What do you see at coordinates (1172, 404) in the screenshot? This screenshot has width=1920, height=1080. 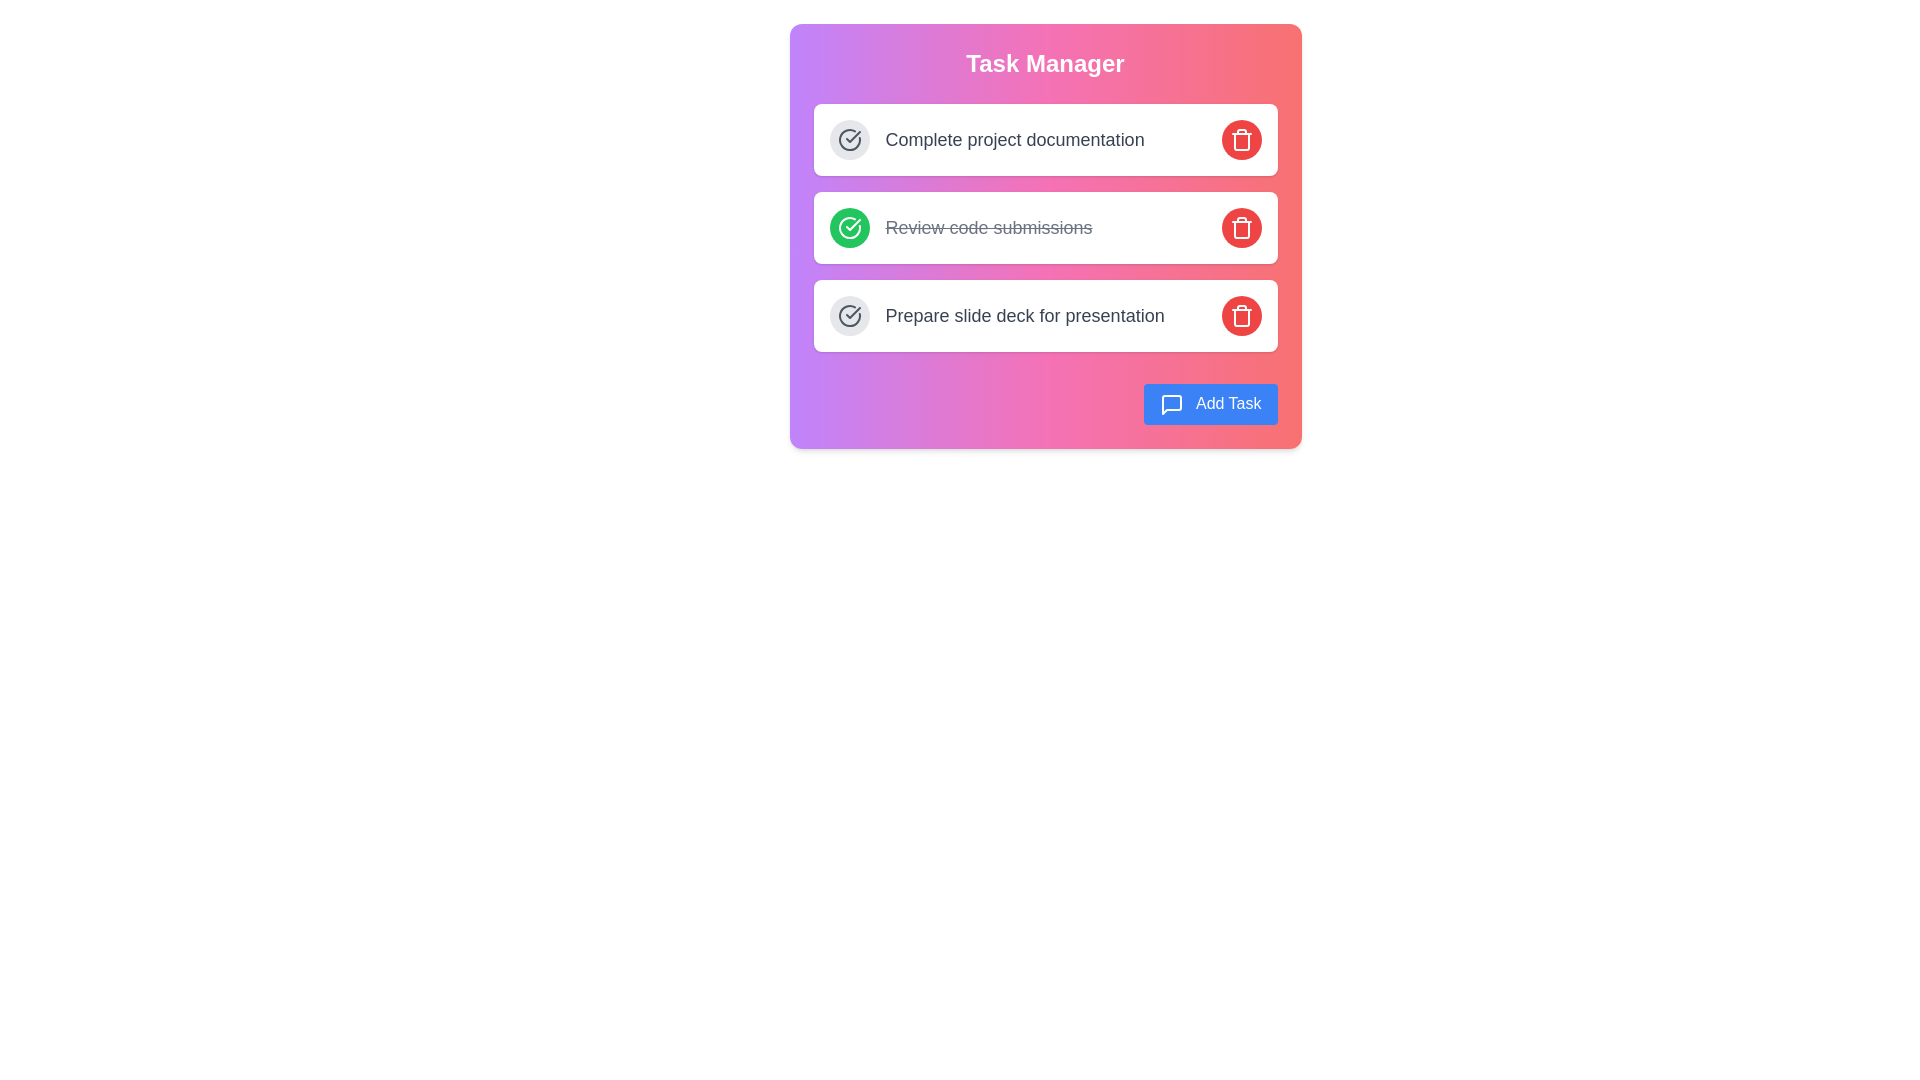 I see `the messaging icon located within the 'Add Task' button in the lower-right corner of the task manager interface` at bounding box center [1172, 404].